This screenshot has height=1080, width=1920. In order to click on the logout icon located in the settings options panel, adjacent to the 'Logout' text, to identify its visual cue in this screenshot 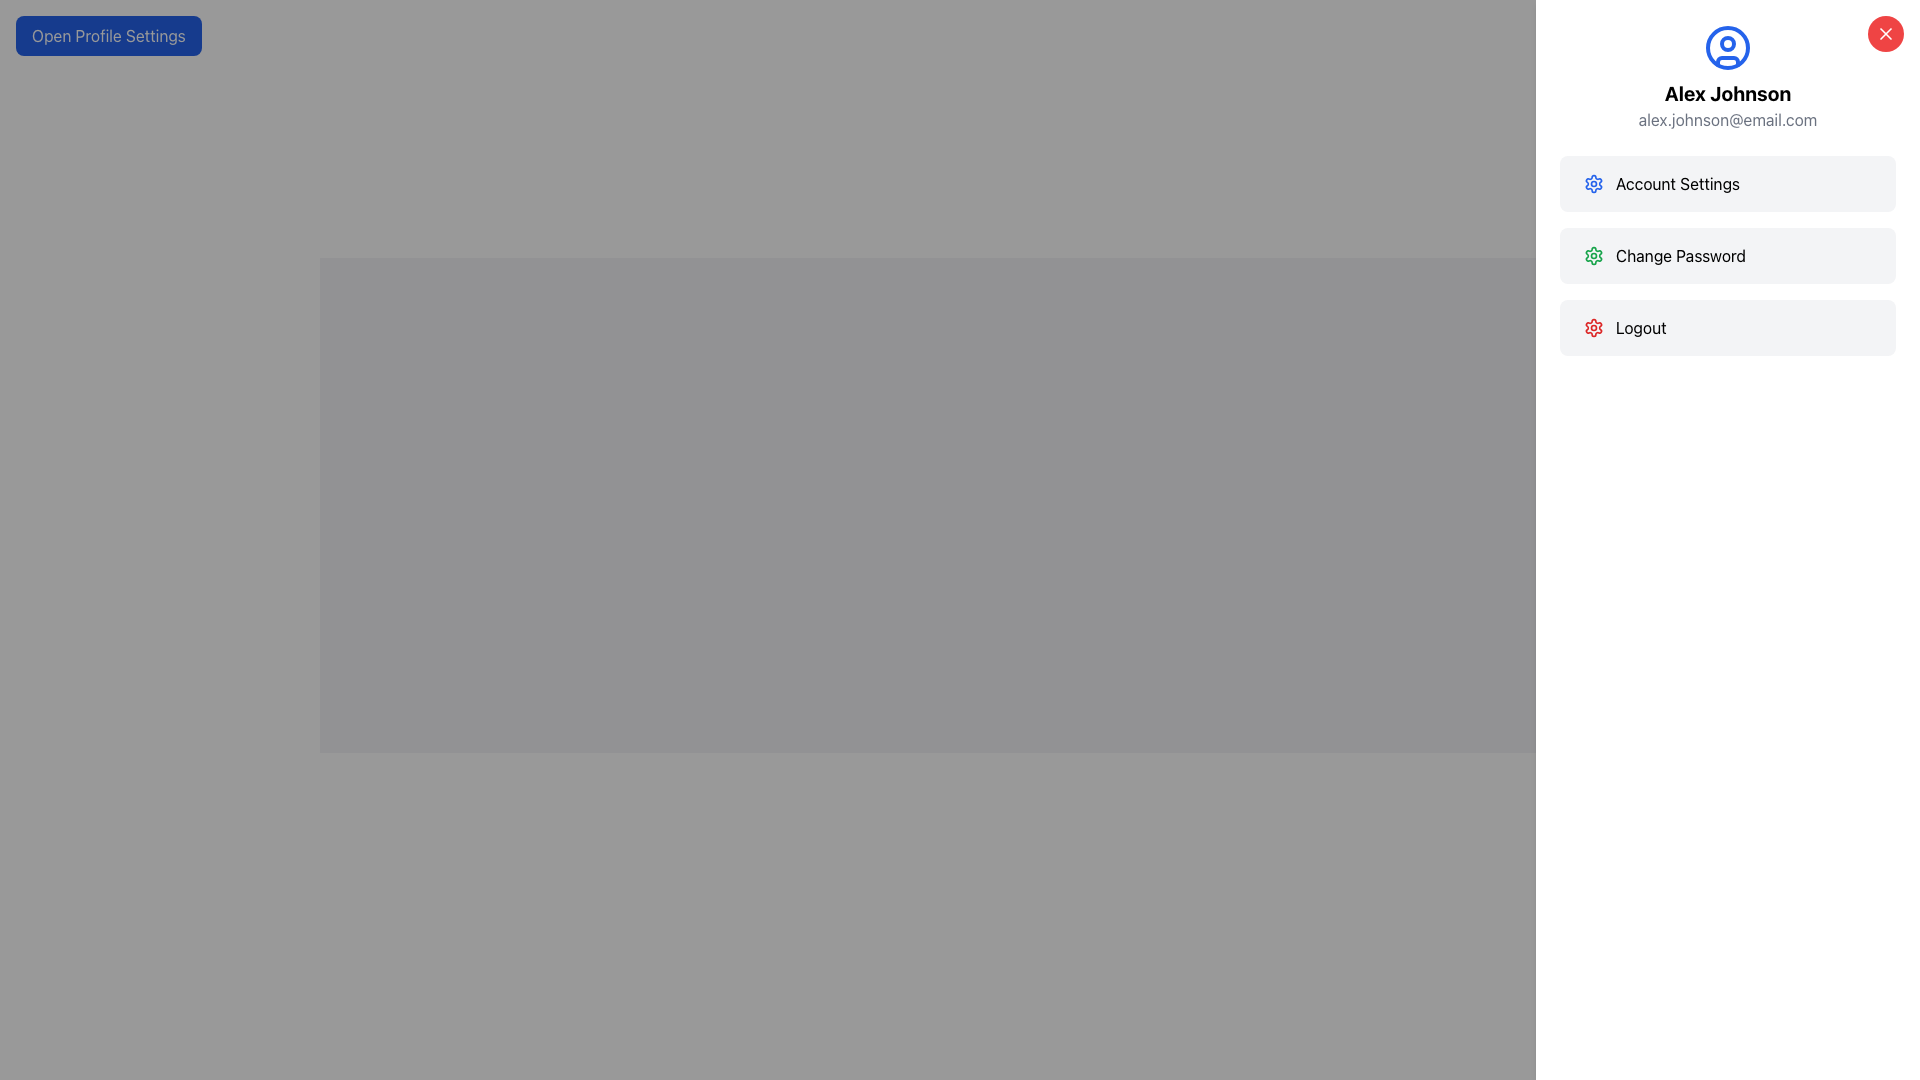, I will do `click(1592, 254)`.